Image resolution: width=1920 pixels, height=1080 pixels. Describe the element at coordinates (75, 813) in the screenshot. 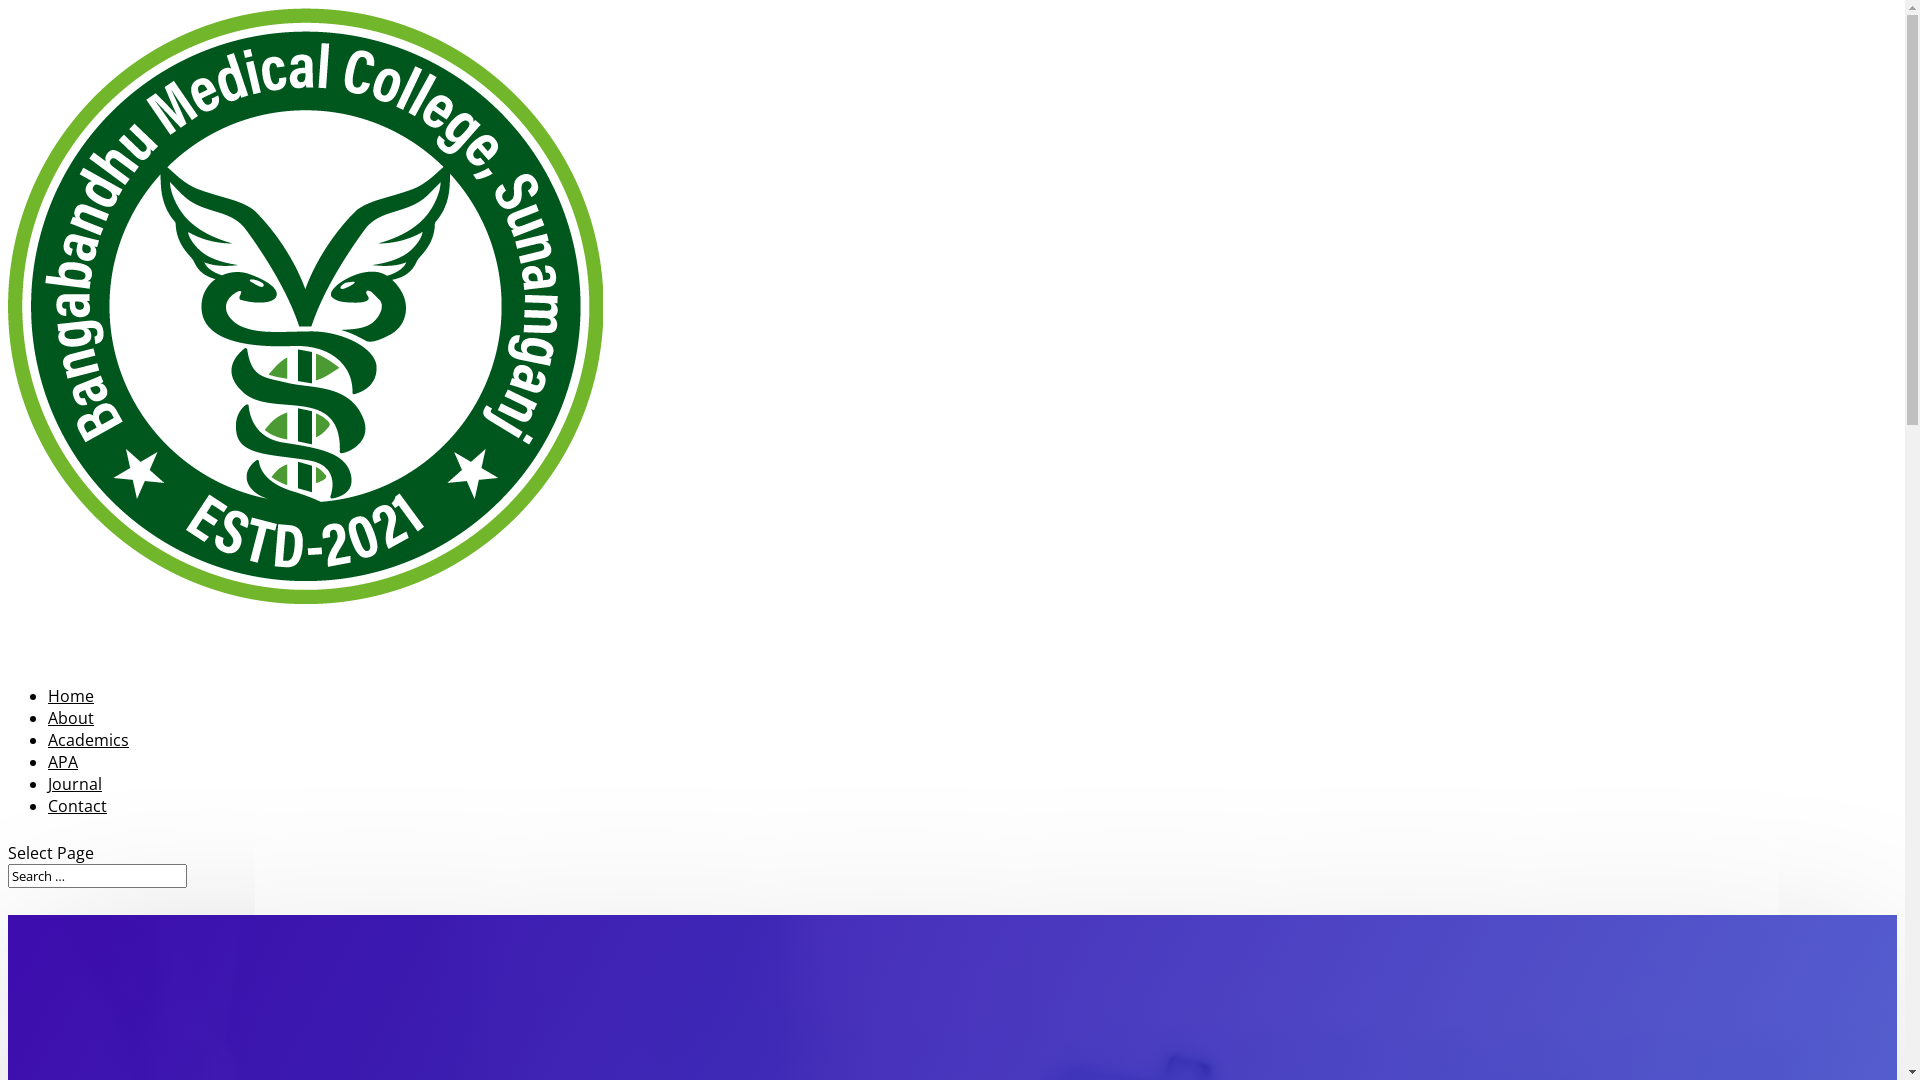

I see `'Journal'` at that location.